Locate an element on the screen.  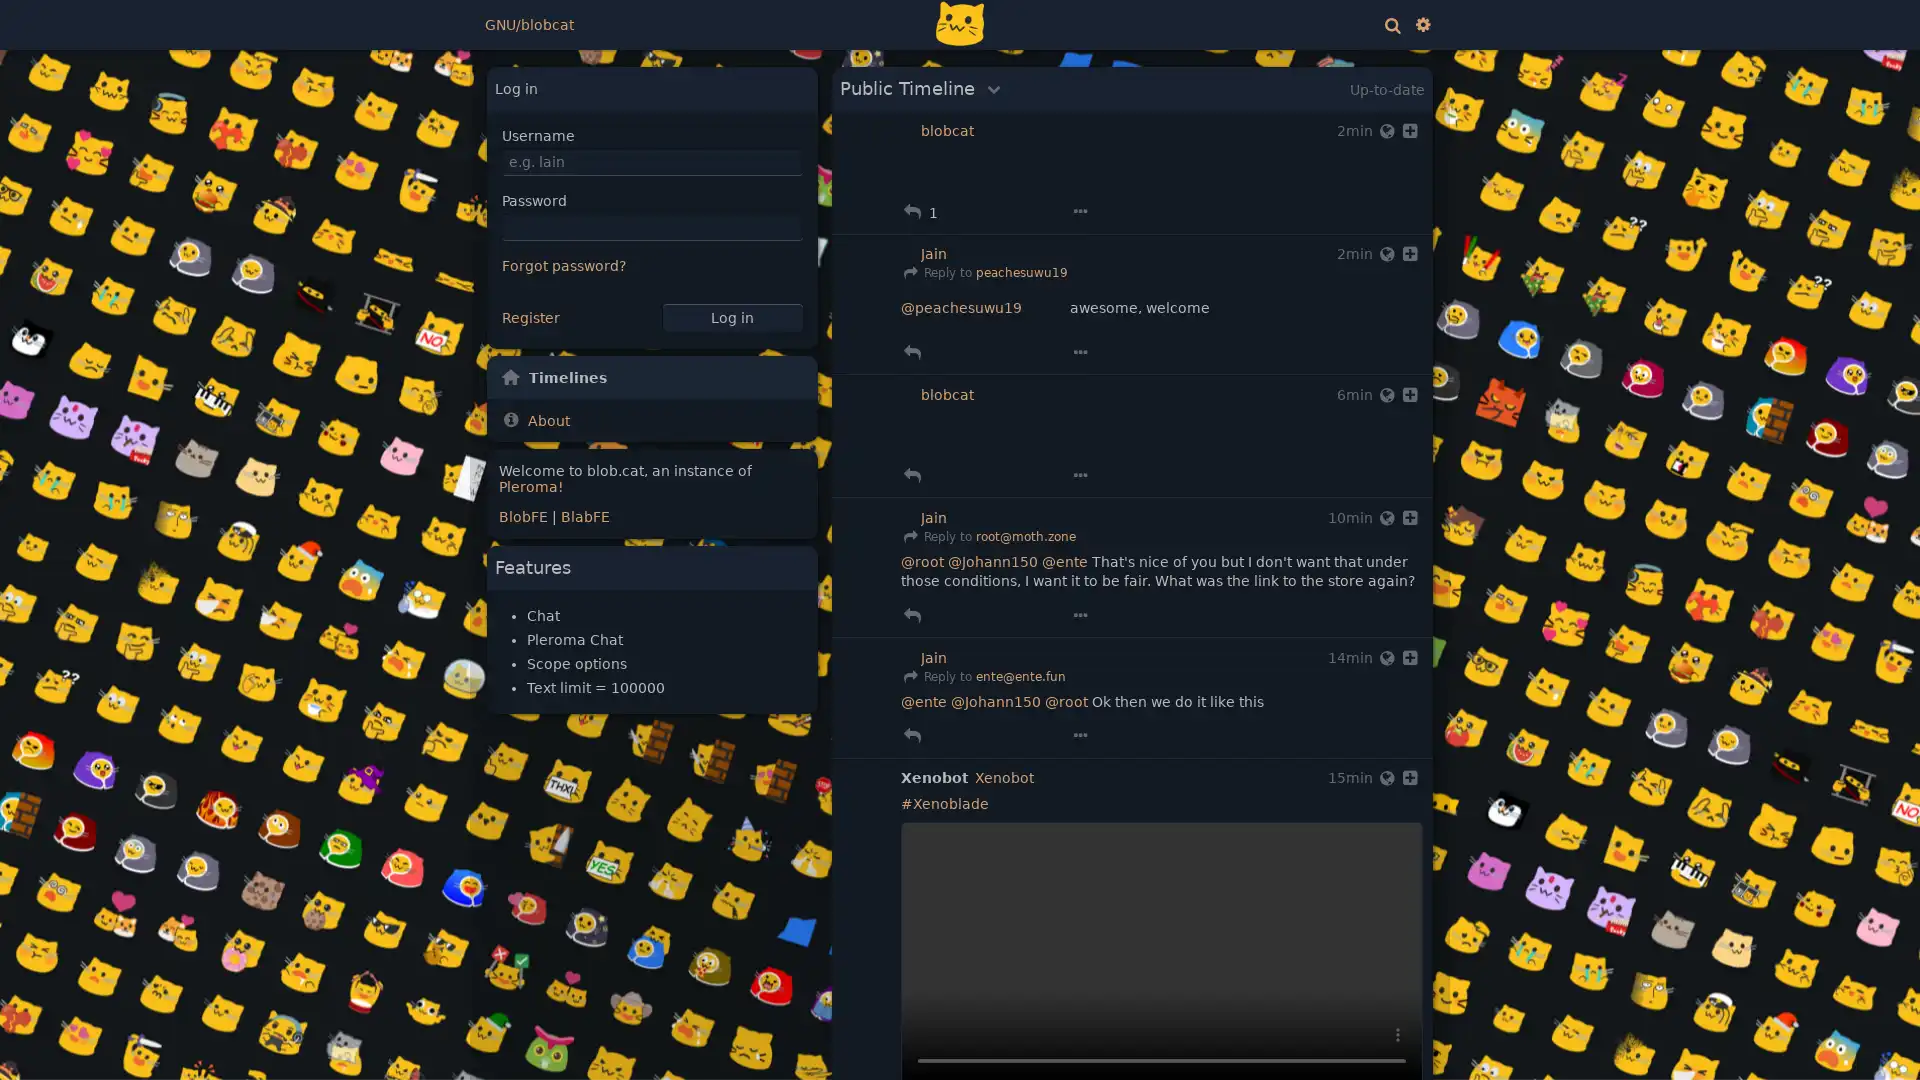
enter full screen is located at coordinates (1348, 1033).